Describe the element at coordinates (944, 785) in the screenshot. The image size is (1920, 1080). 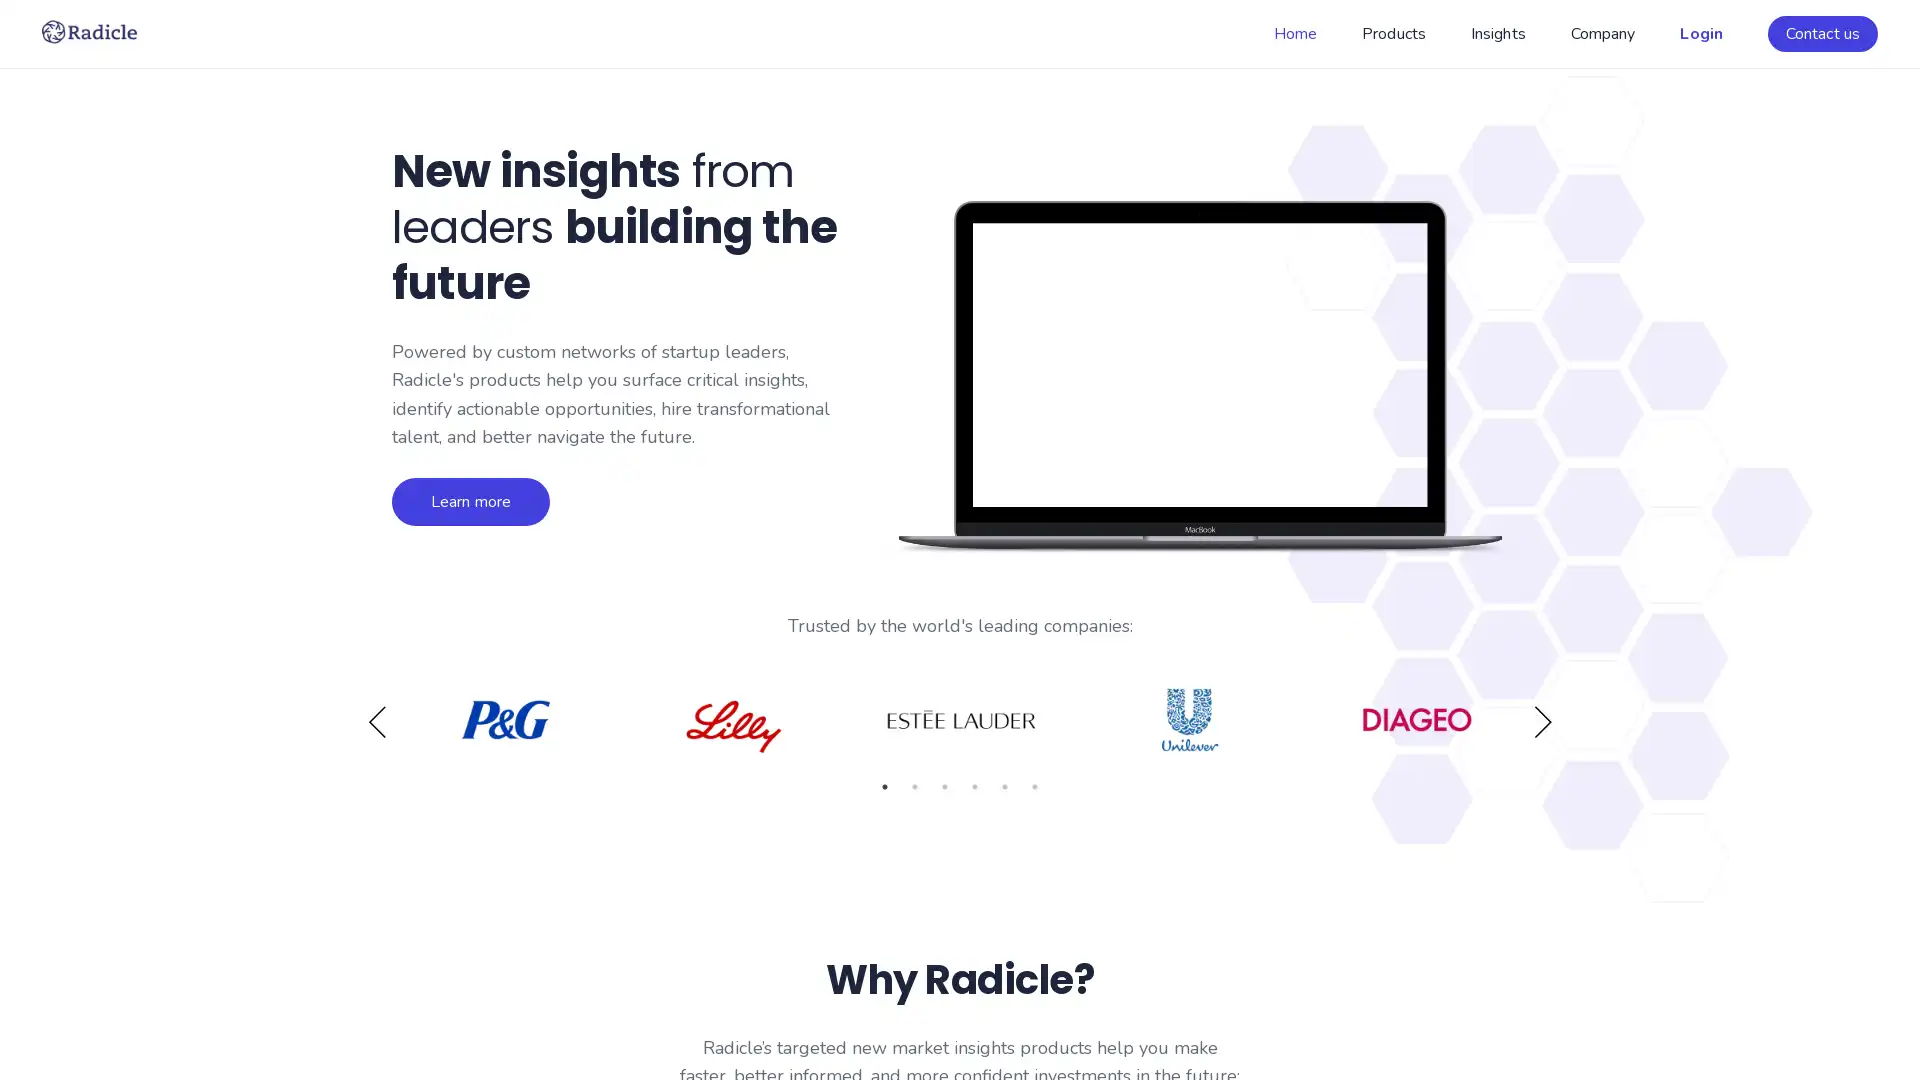
I see `3` at that location.